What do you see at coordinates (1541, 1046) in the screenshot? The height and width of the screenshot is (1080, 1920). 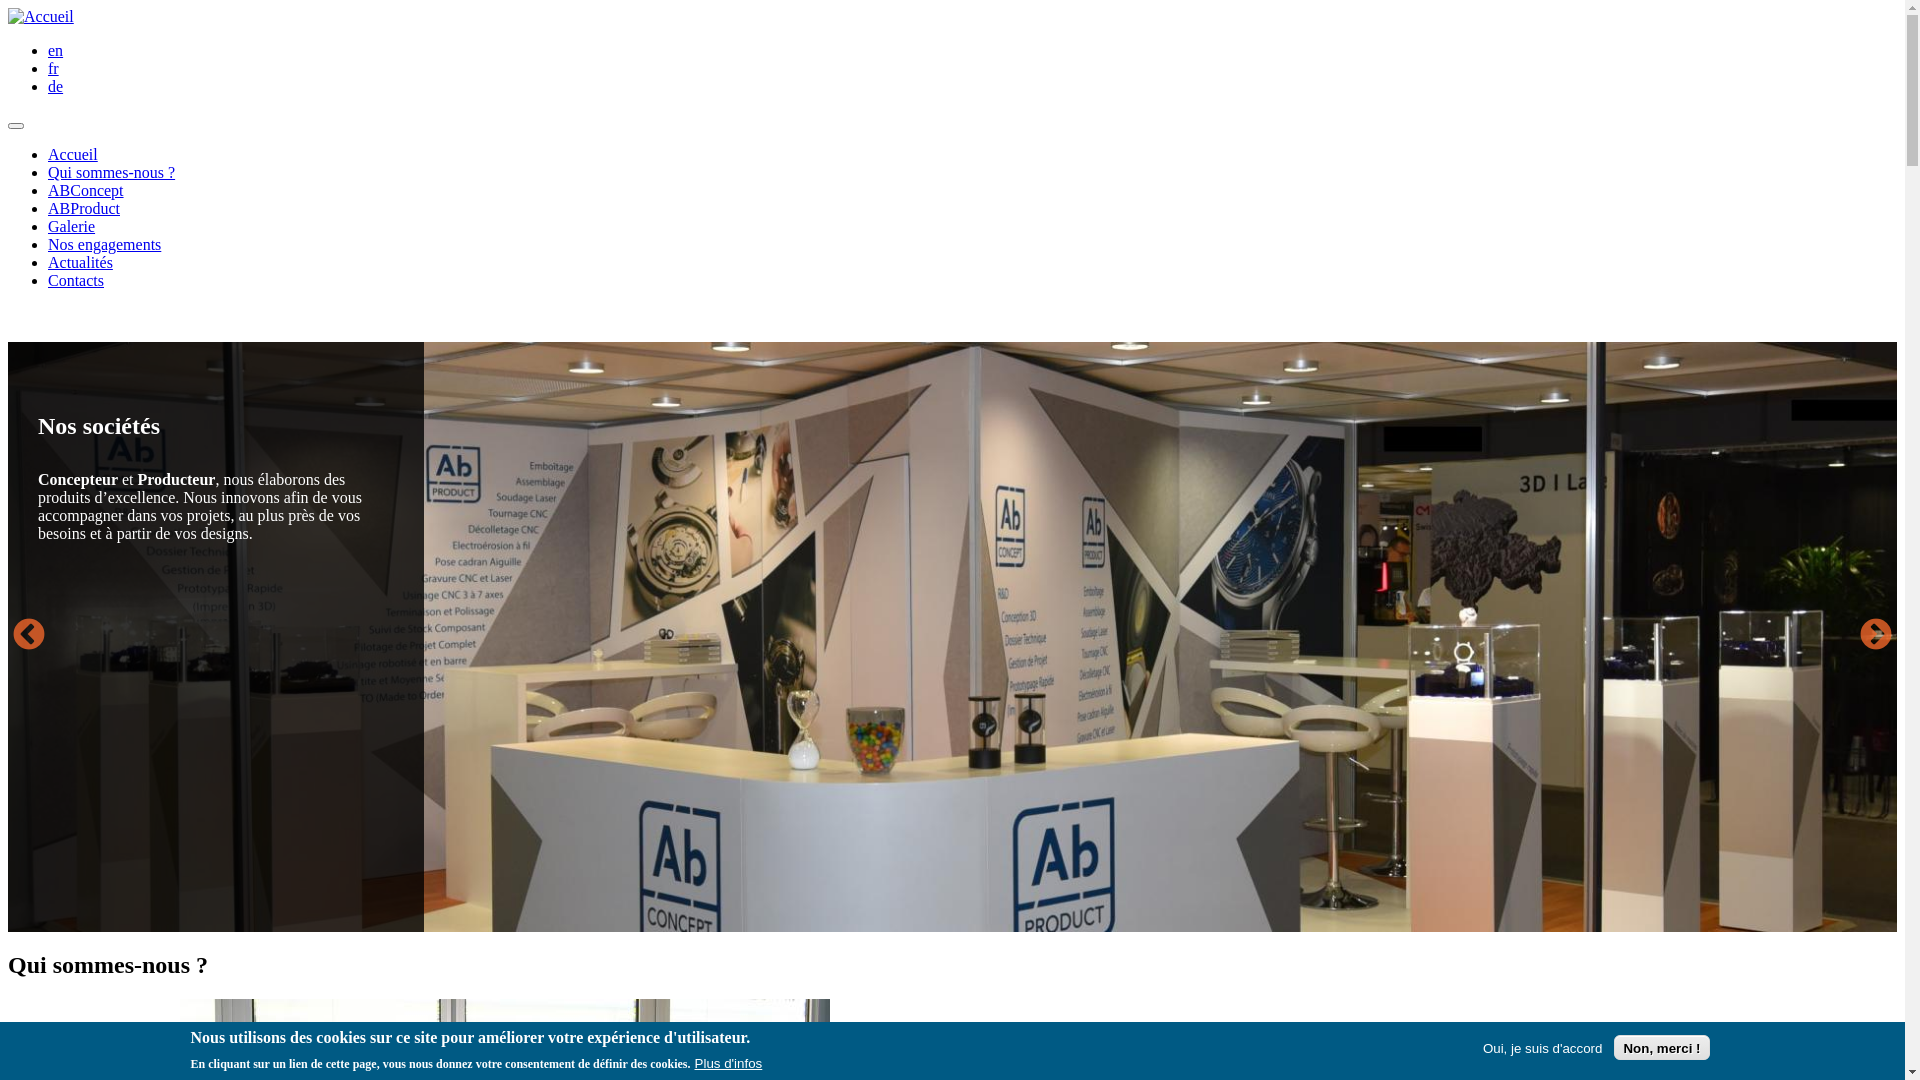 I see `'Oui, je suis d'accord'` at bounding box center [1541, 1046].